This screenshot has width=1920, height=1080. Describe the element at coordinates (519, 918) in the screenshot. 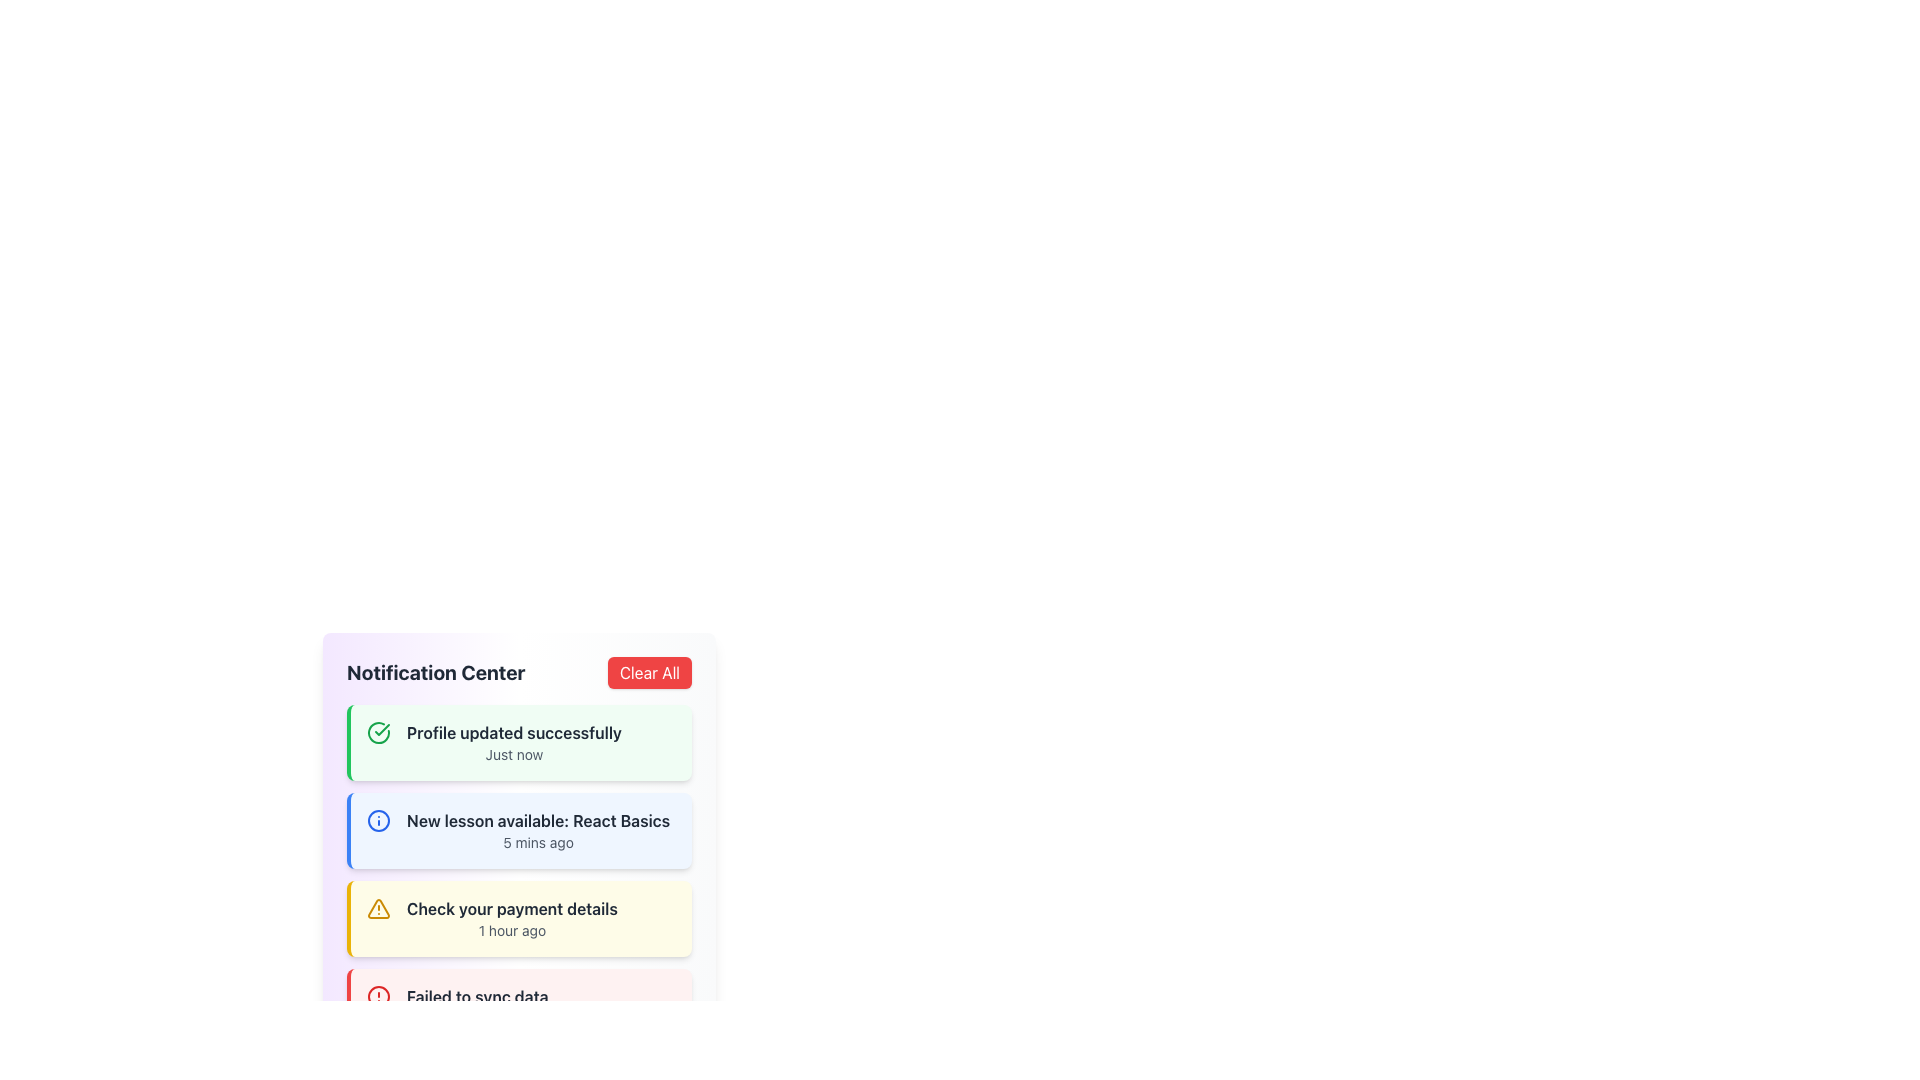

I see `notification message from the third notification card in the Notification Center, which alerts the user to check their payment details` at that location.